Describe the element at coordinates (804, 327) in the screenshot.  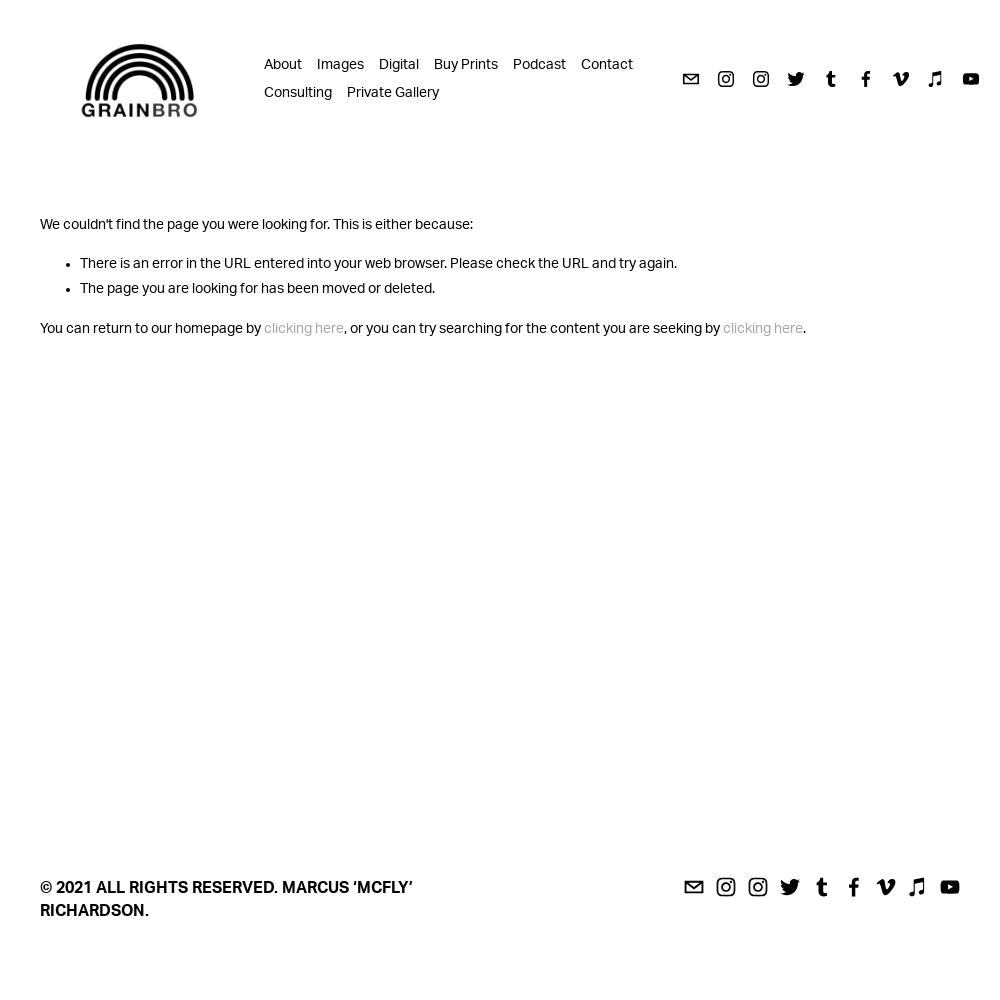
I see `'.'` at that location.